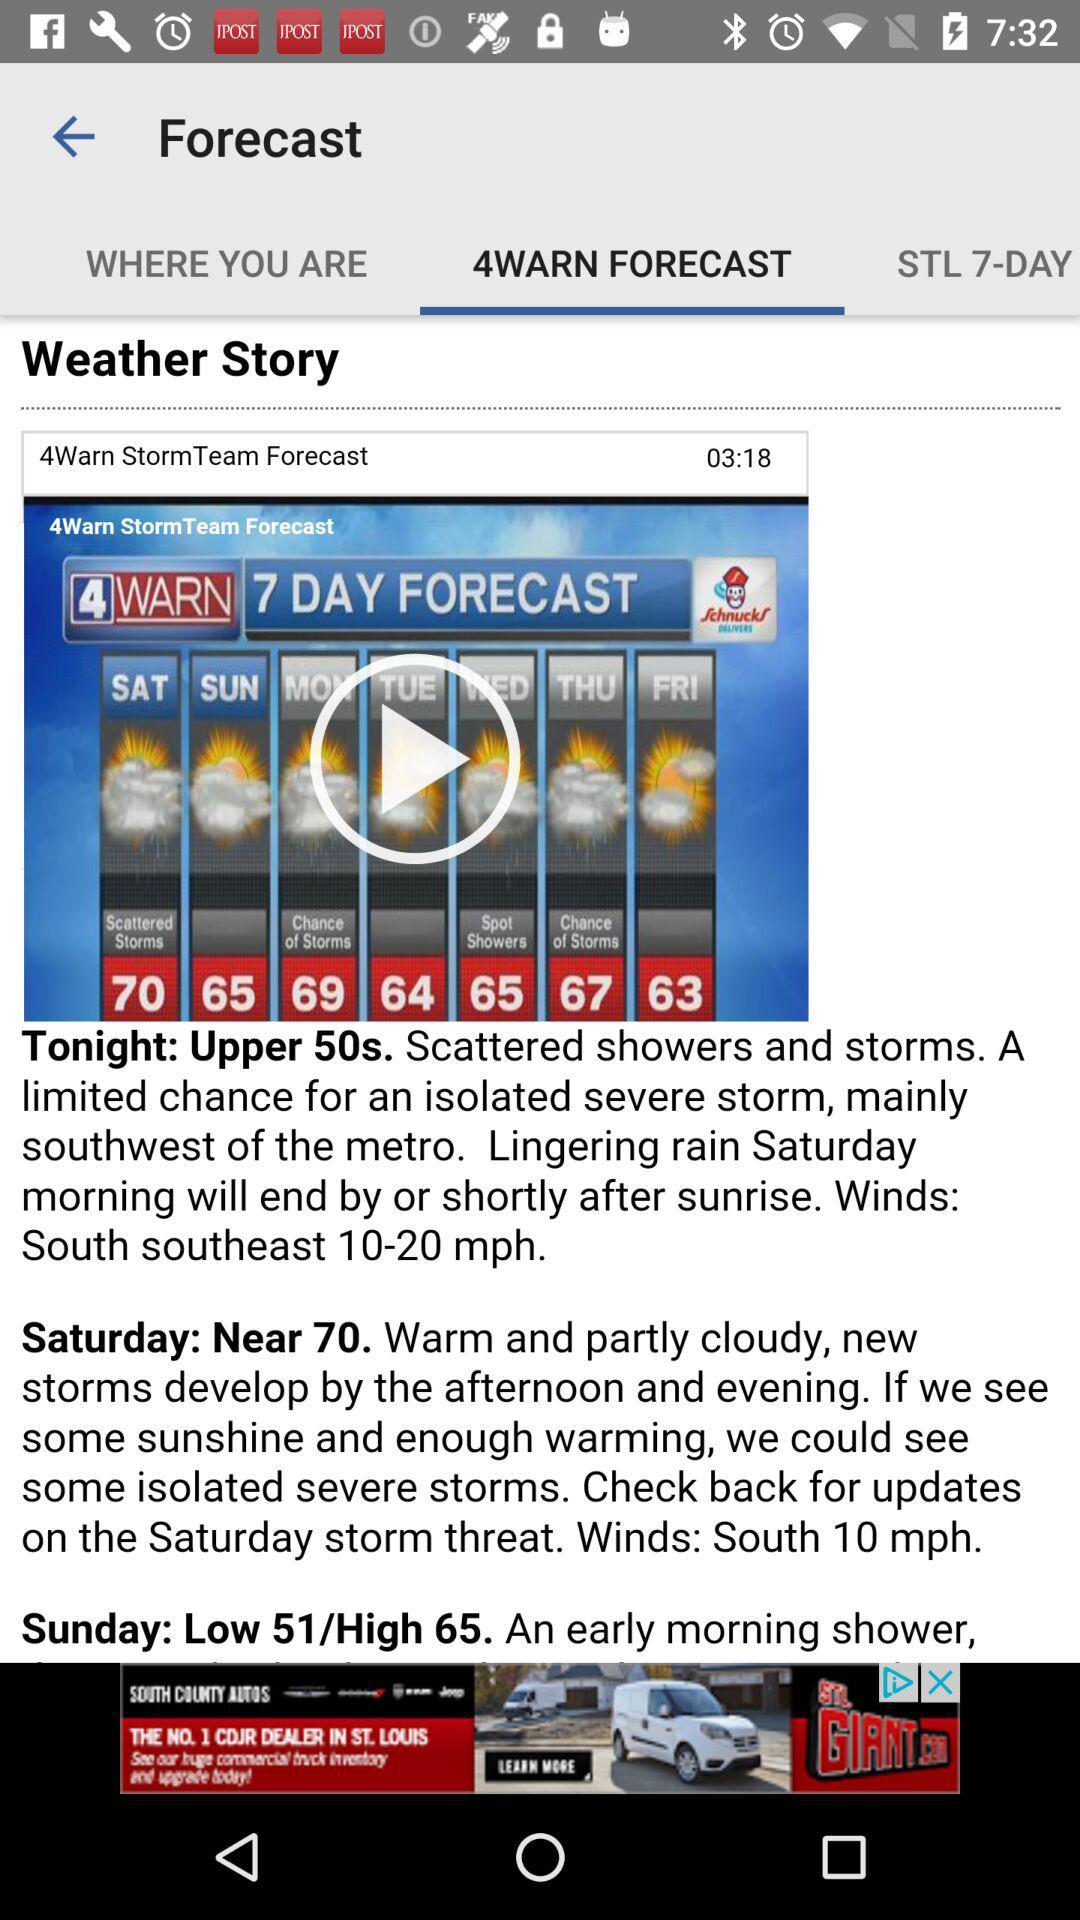 This screenshot has height=1920, width=1080. Describe the element at coordinates (540, 988) in the screenshot. I see `playing the forecast and read the file` at that location.